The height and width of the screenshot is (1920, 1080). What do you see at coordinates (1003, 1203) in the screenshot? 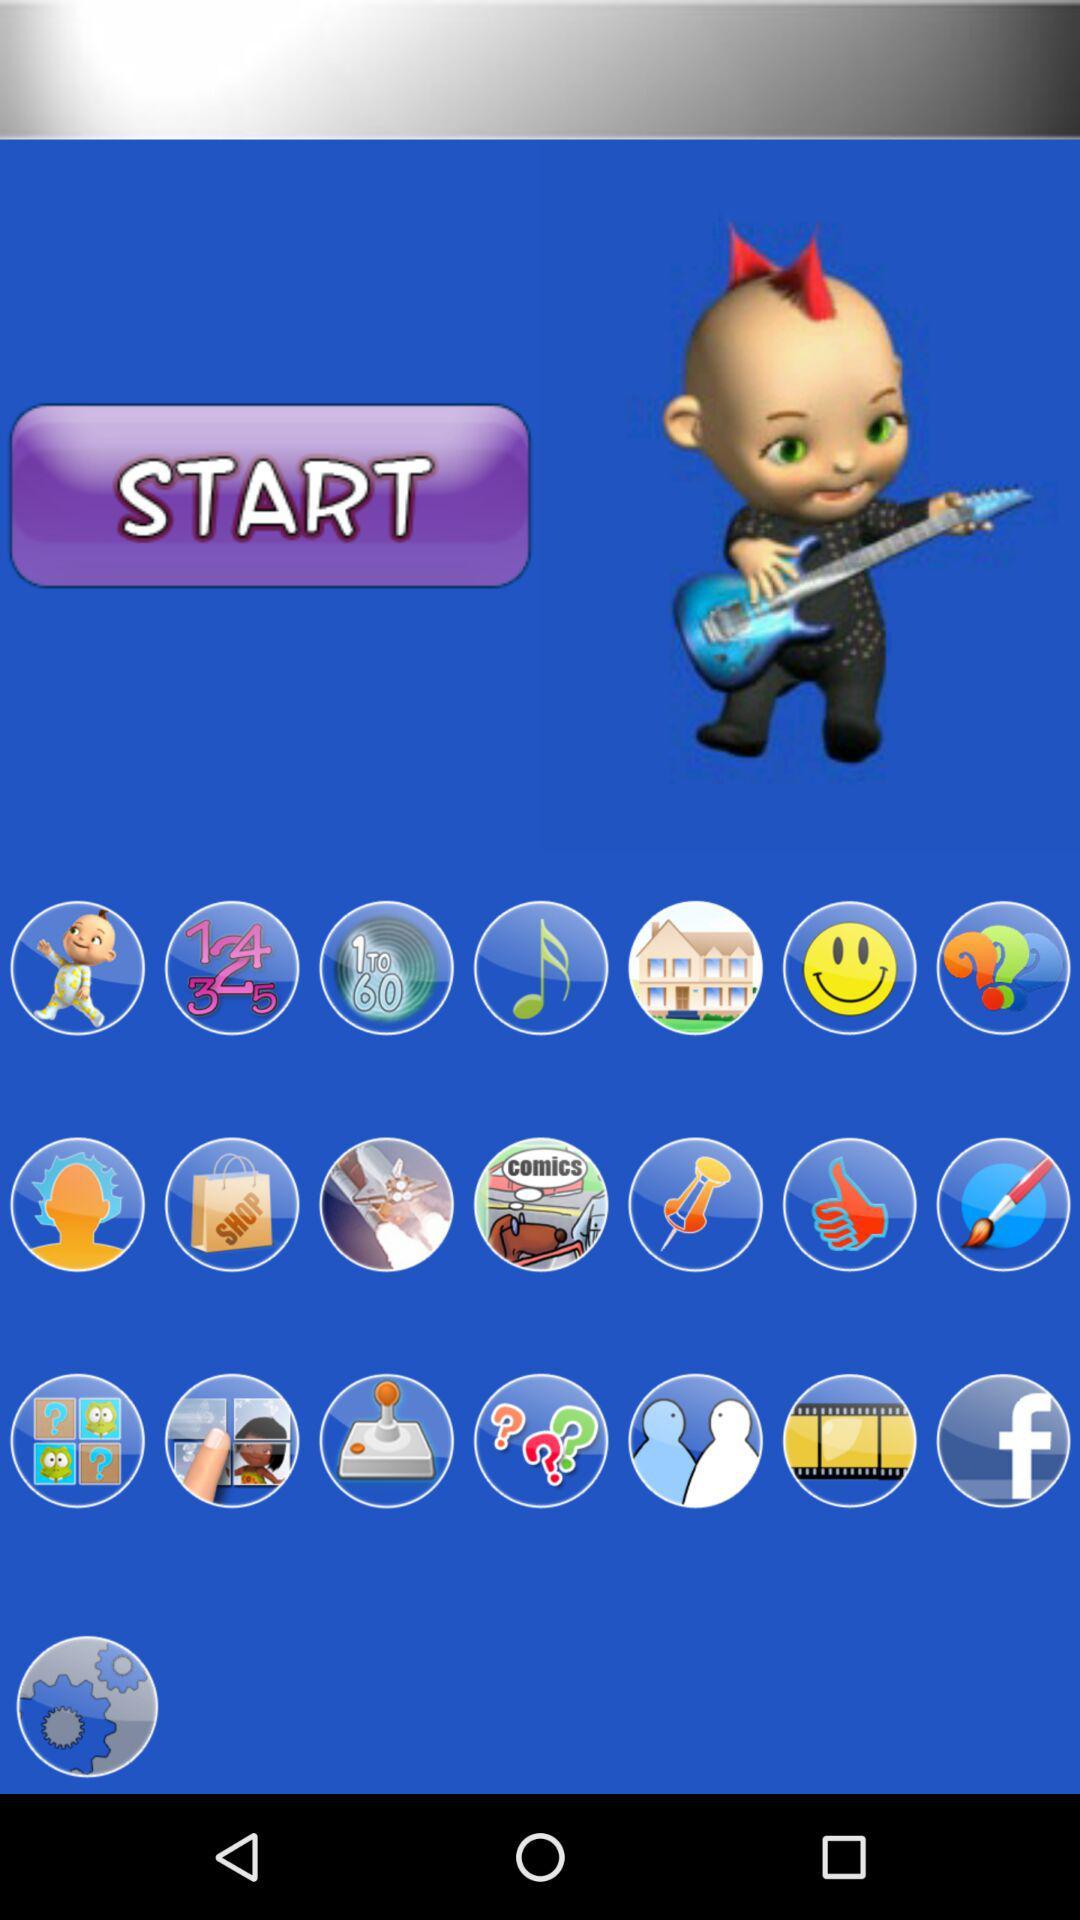
I see `choose profile` at bounding box center [1003, 1203].